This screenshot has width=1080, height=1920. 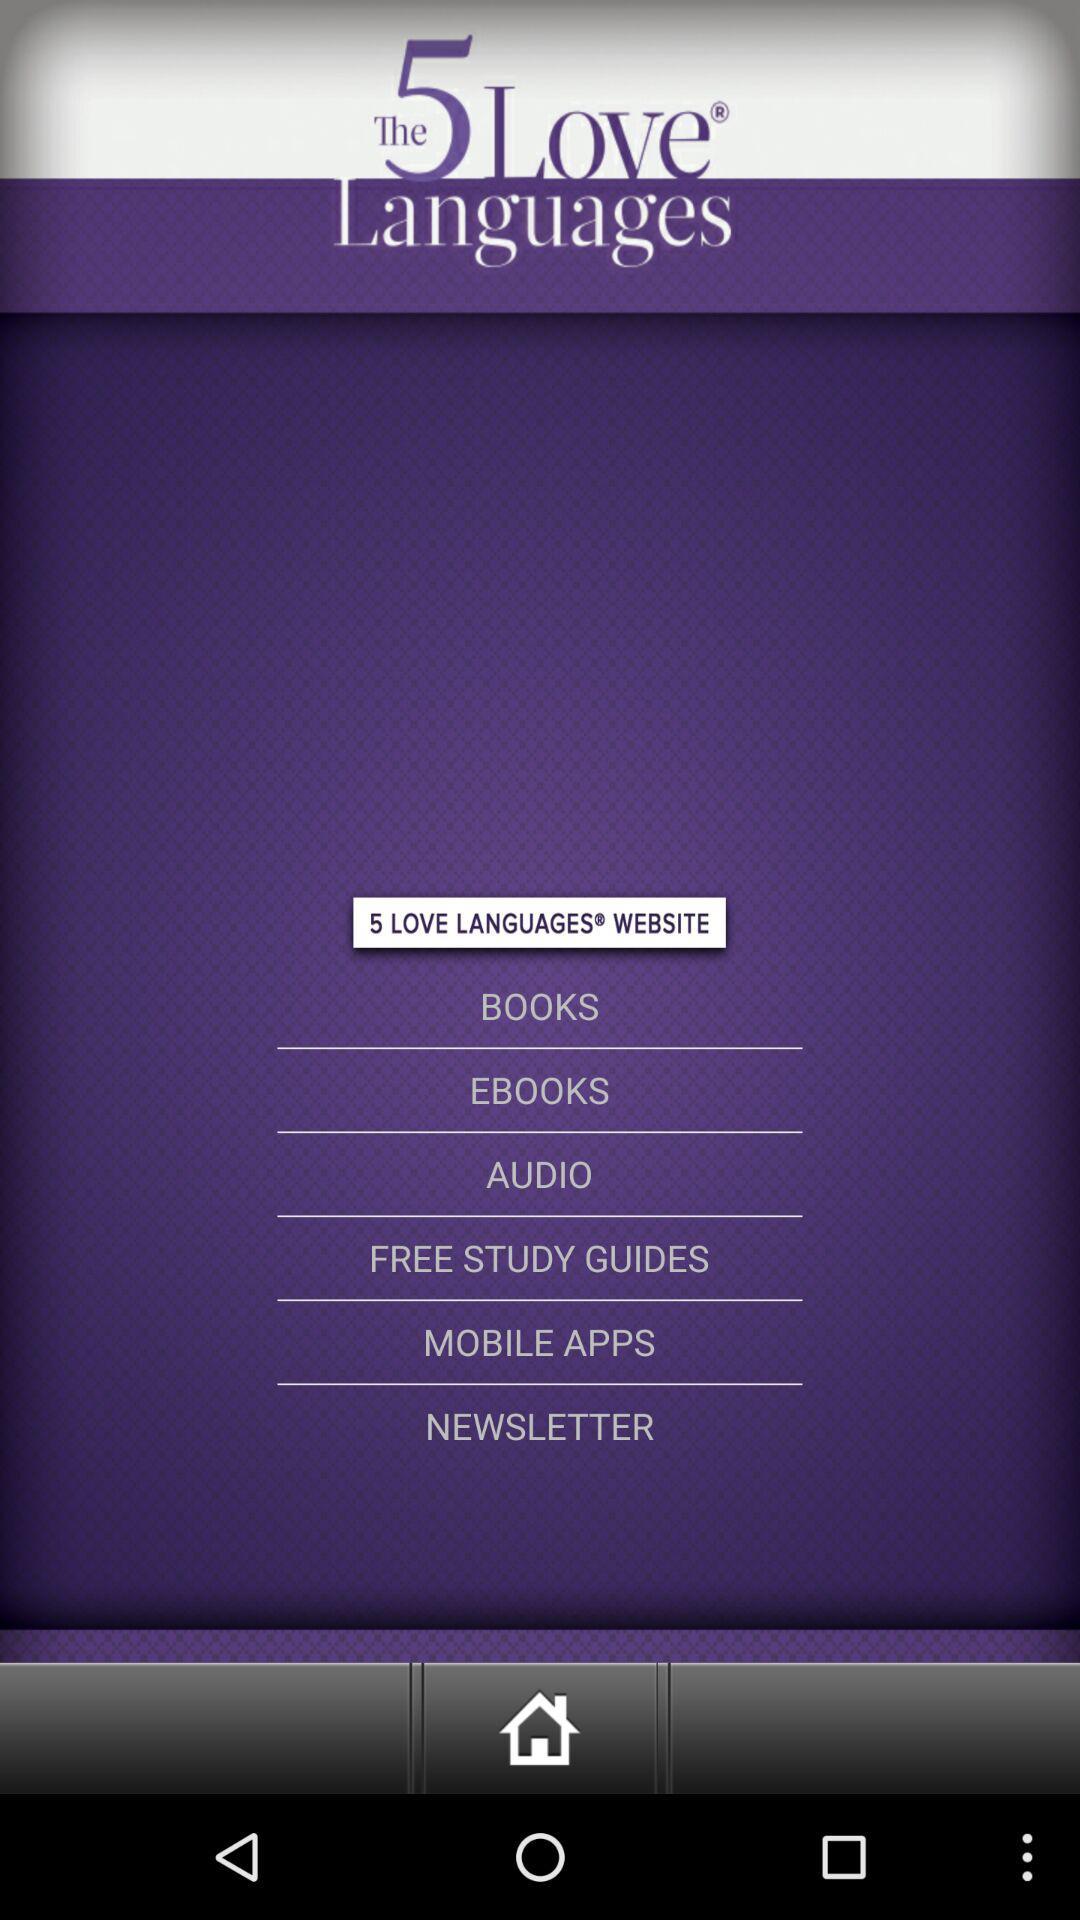 What do you see at coordinates (540, 1342) in the screenshot?
I see `the option above newsletter` at bounding box center [540, 1342].